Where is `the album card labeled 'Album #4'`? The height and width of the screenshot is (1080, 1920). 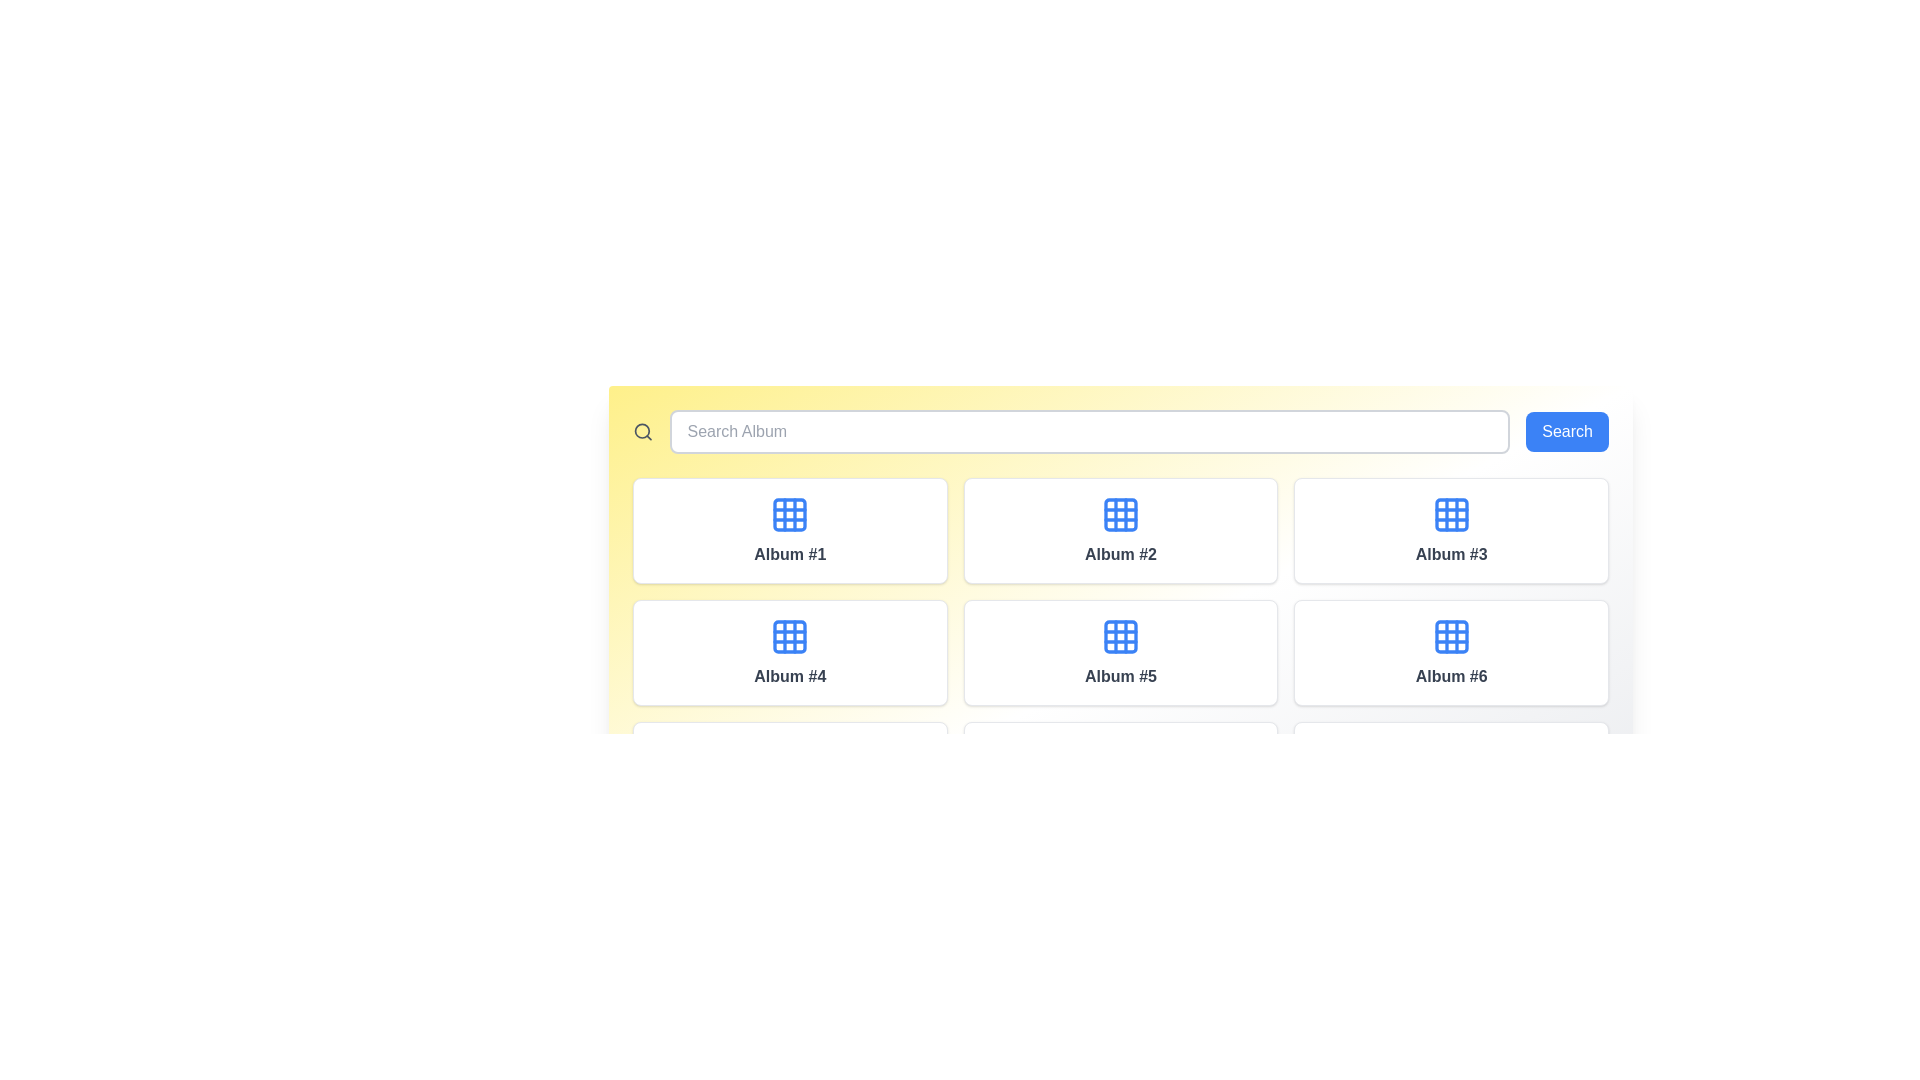 the album card labeled 'Album #4' is located at coordinates (789, 652).